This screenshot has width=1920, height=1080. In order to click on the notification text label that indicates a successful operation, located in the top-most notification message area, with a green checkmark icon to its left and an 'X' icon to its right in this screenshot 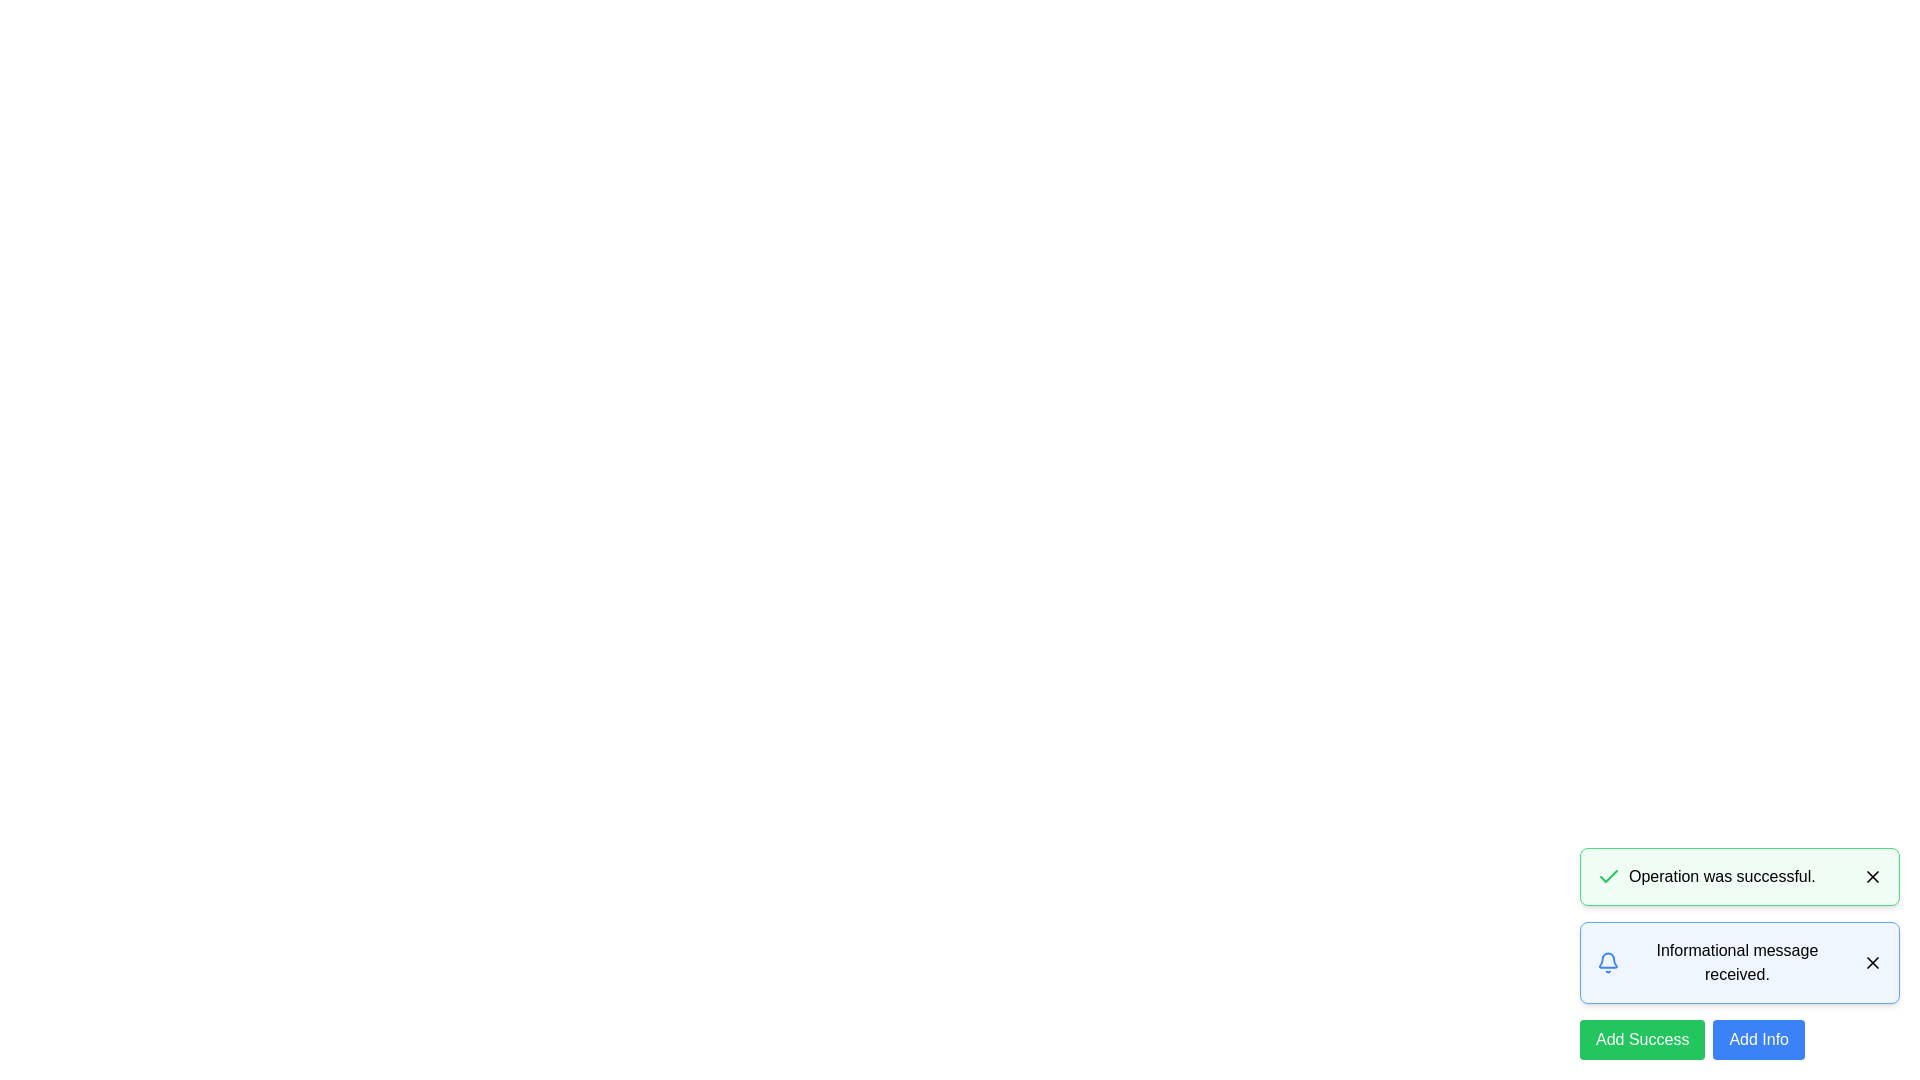, I will do `click(1721, 875)`.